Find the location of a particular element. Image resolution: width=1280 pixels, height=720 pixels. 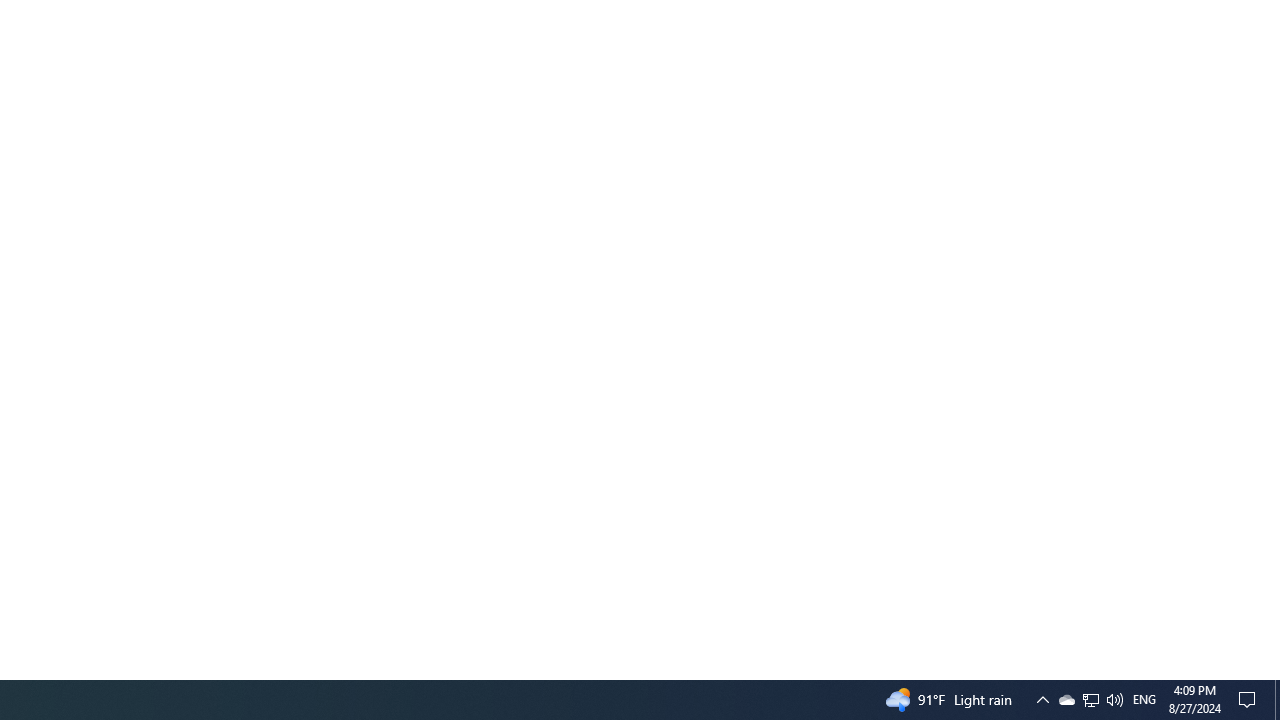

'Action Center, No new notifications' is located at coordinates (1276, 698).